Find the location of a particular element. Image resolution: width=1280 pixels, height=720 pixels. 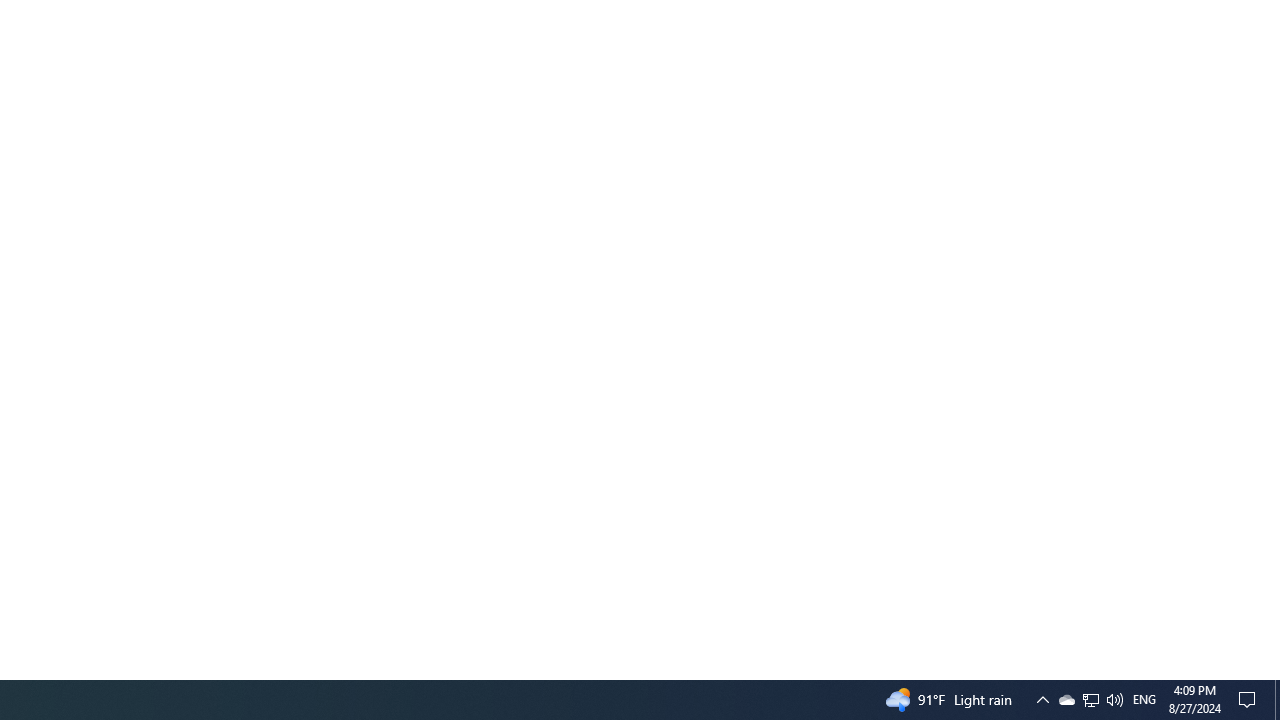

'Action Center, No new notifications' is located at coordinates (1276, 698).